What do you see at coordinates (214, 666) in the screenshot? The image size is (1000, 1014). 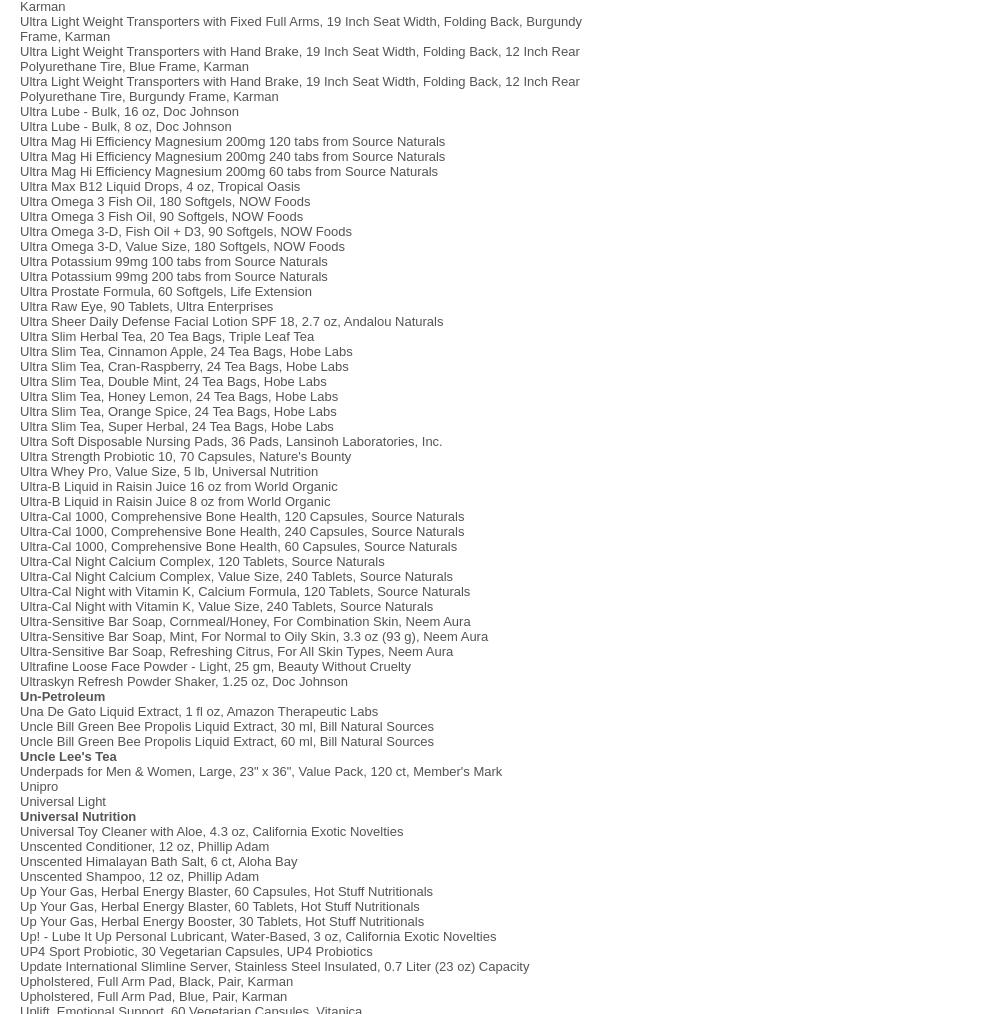 I see `'Ultrafine Loose Face Powder - Light, 25 gm, Beauty Without Cruelty'` at bounding box center [214, 666].